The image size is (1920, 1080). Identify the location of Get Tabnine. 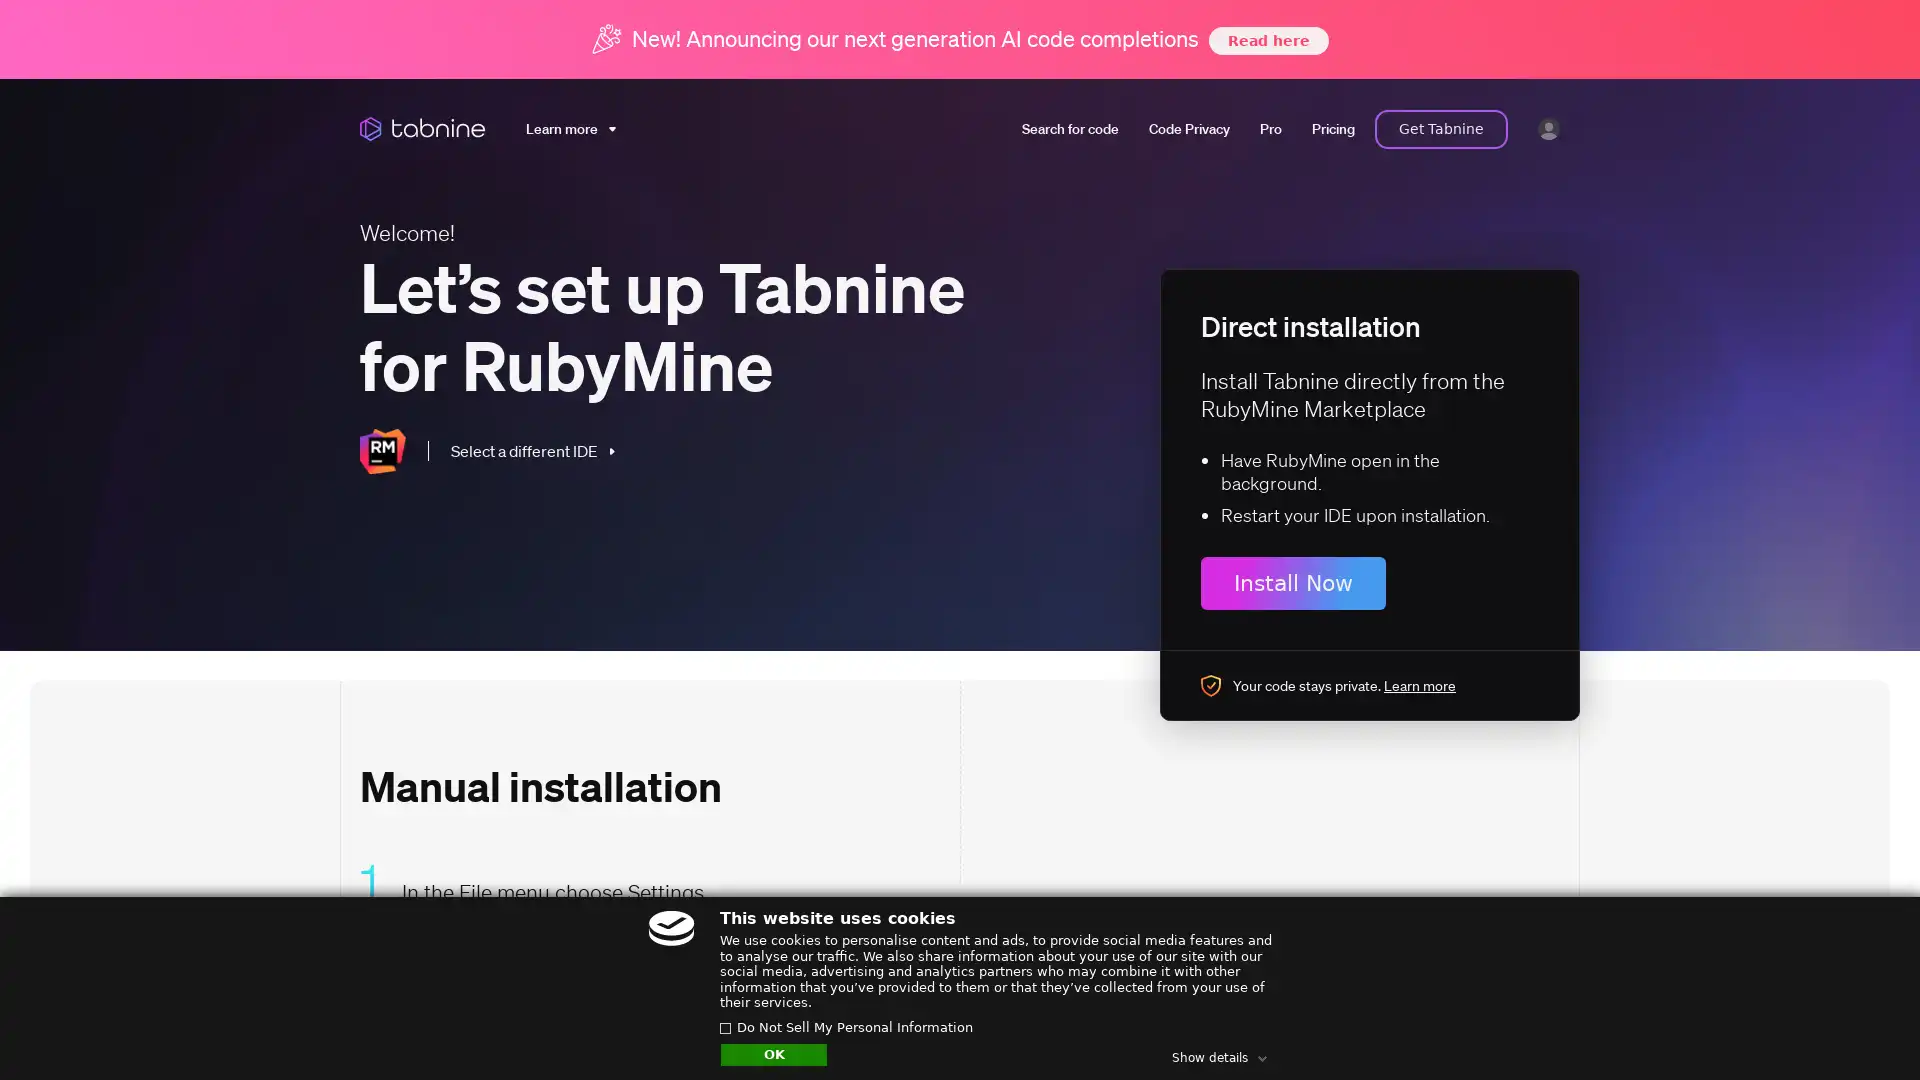
(1441, 128).